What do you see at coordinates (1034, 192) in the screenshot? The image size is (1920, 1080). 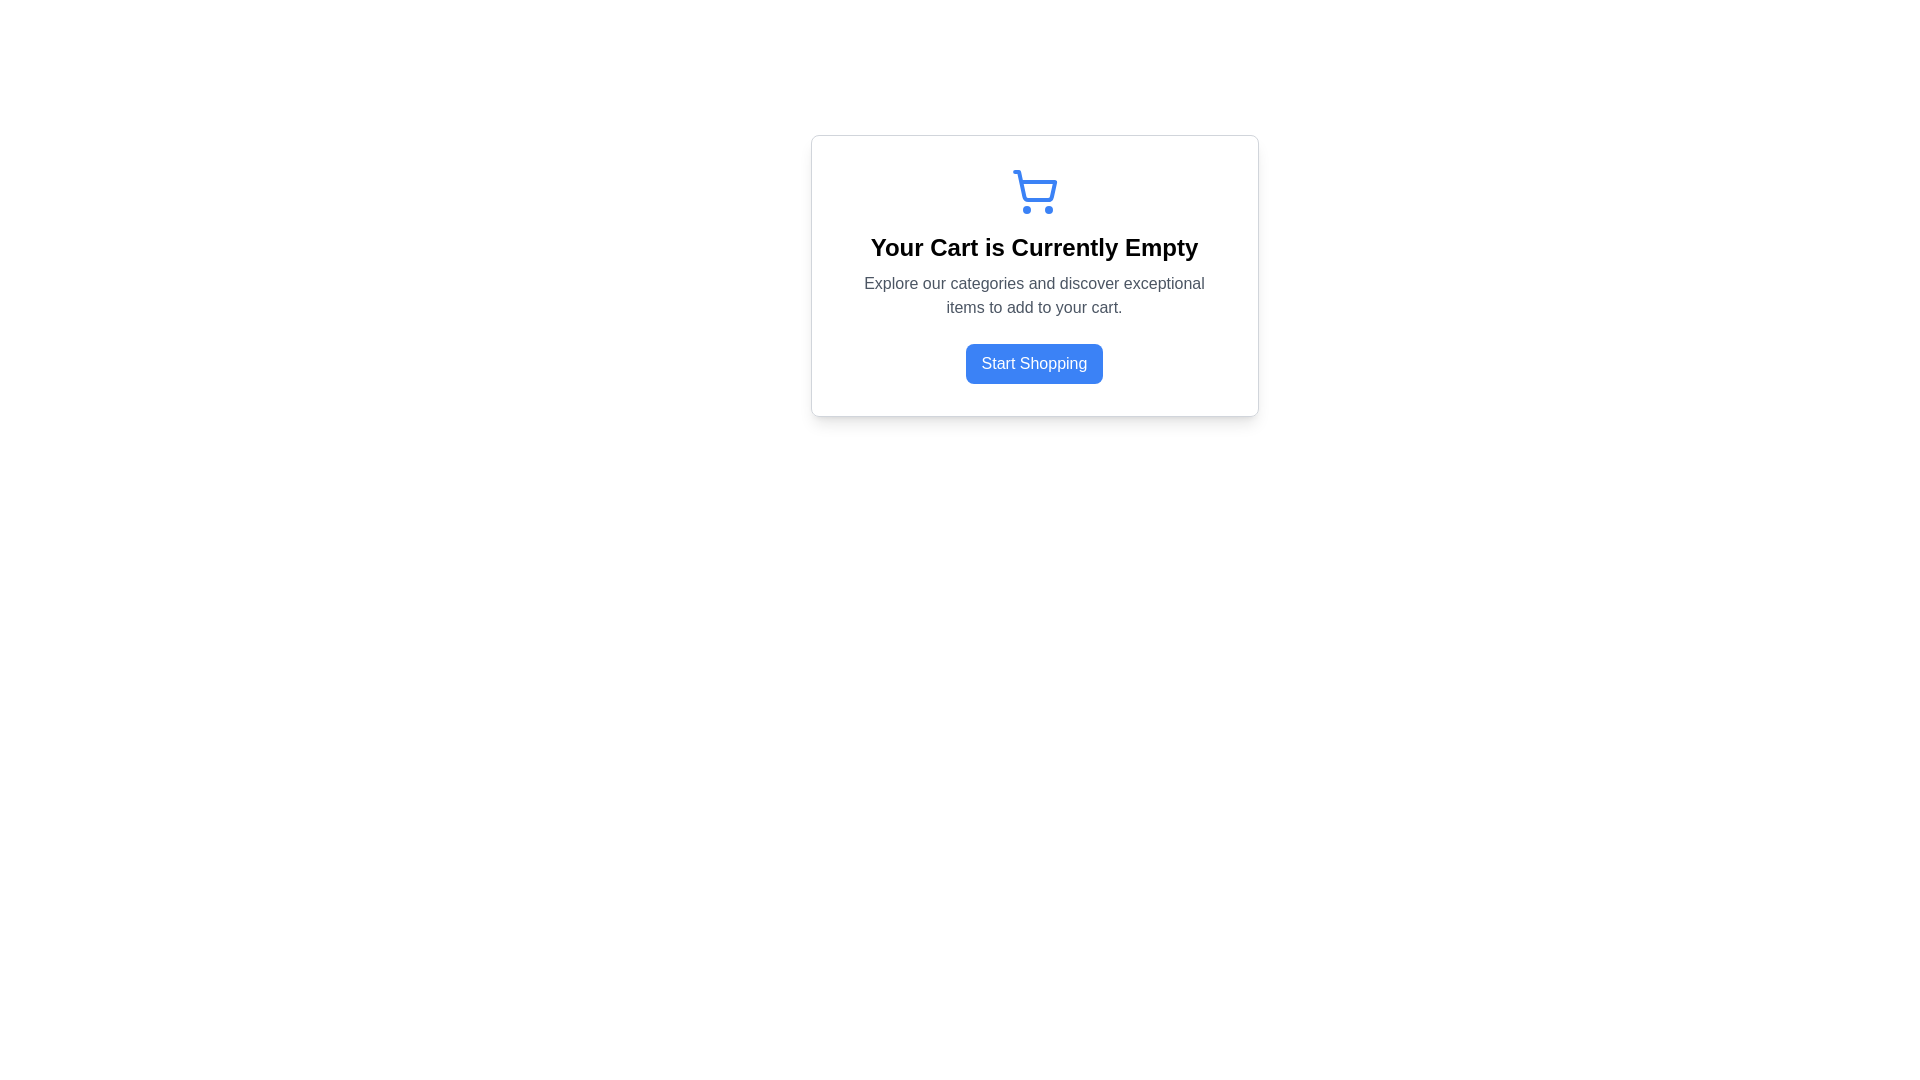 I see `the blue shopping cart icon located at the top of the central card, above the 'Your Cart is Currently Empty' text` at bounding box center [1034, 192].